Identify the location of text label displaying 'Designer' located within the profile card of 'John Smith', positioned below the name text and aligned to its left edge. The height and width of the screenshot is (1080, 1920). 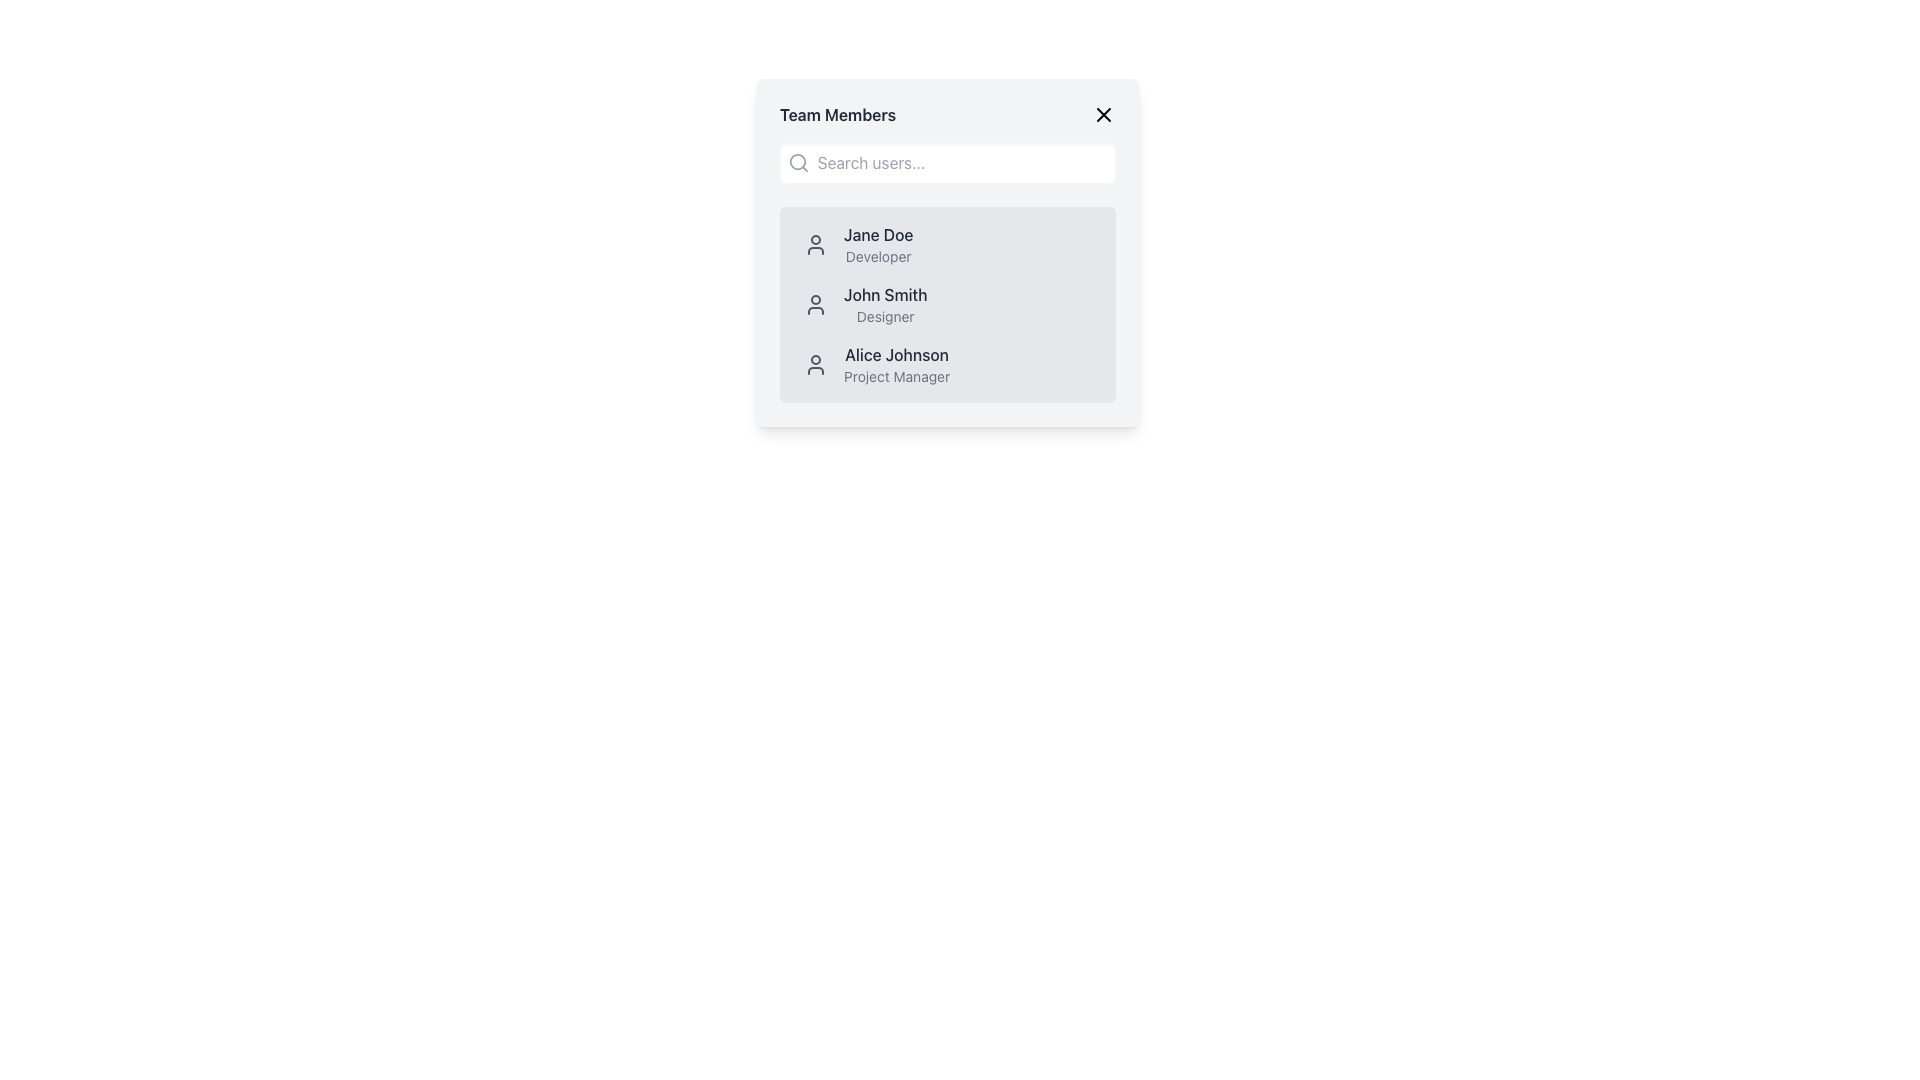
(884, 315).